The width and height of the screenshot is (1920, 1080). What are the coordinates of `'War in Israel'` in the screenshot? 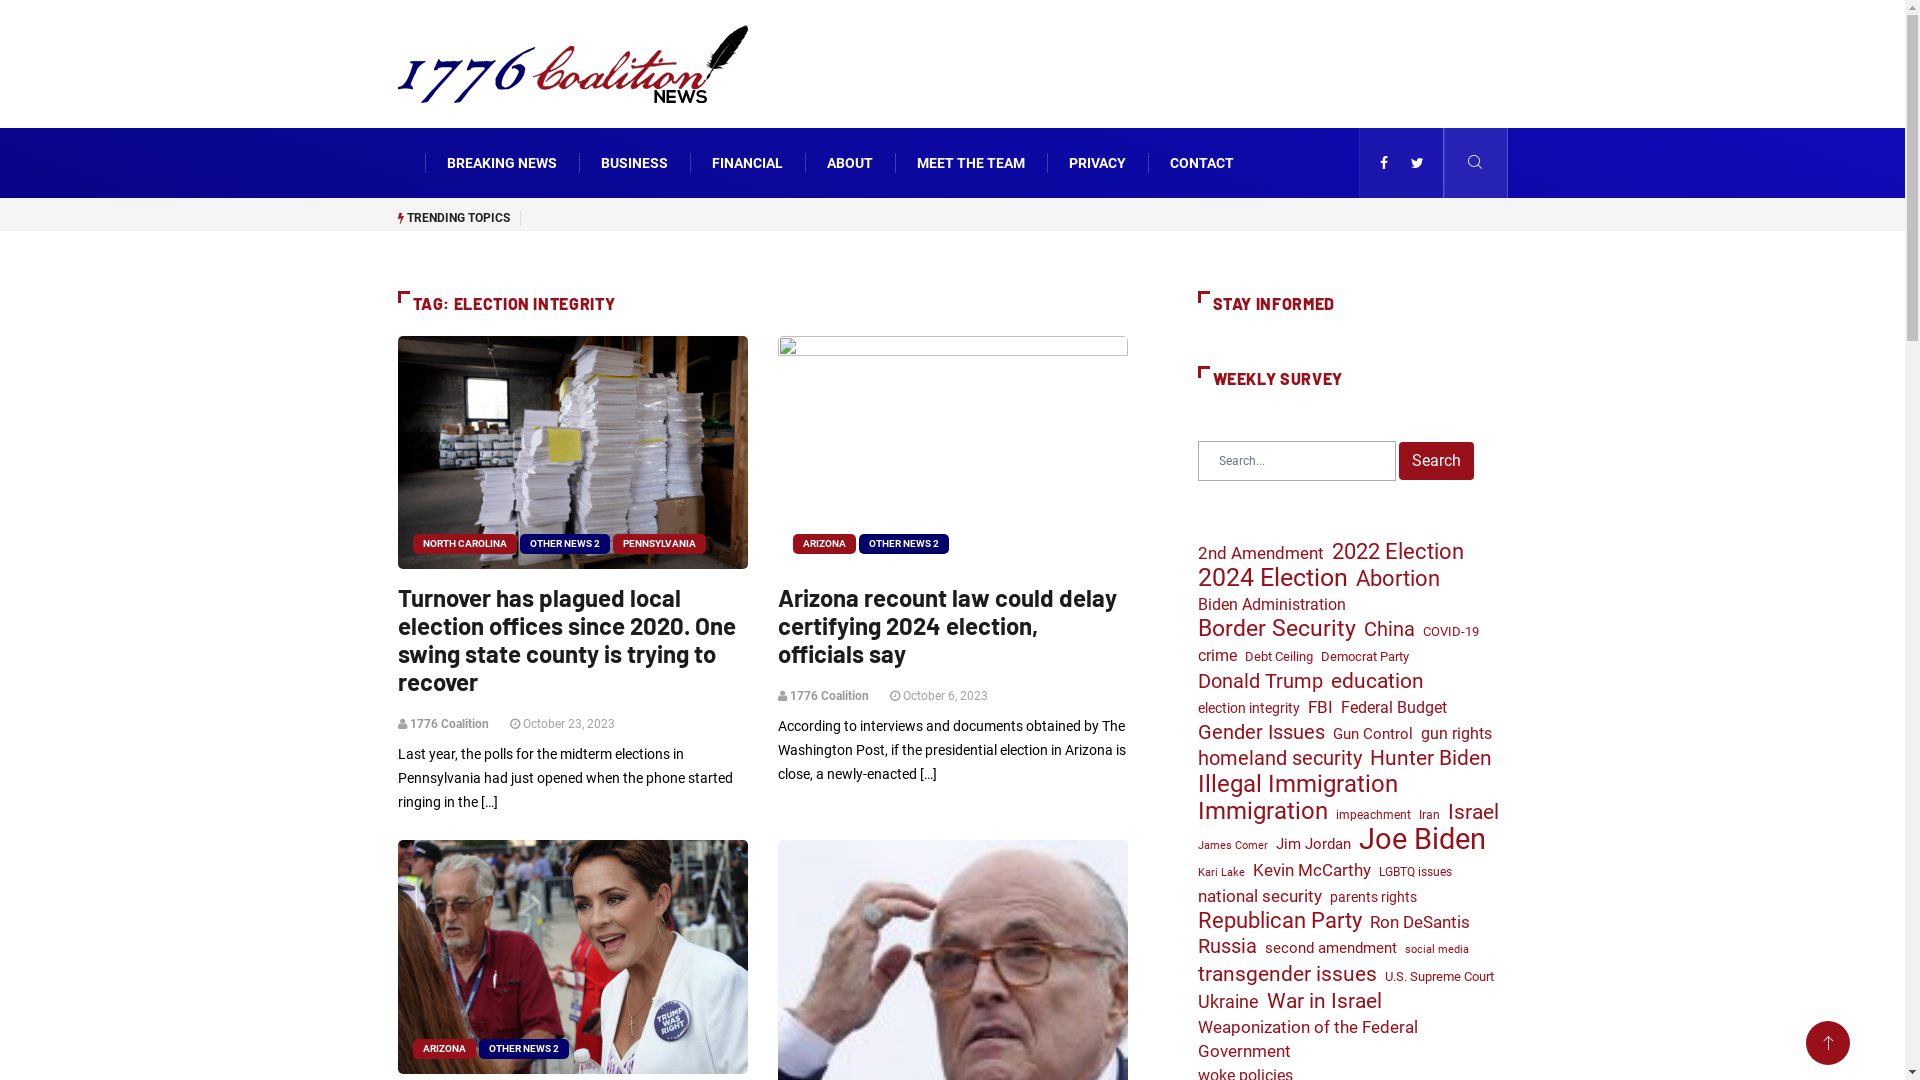 It's located at (1265, 1001).